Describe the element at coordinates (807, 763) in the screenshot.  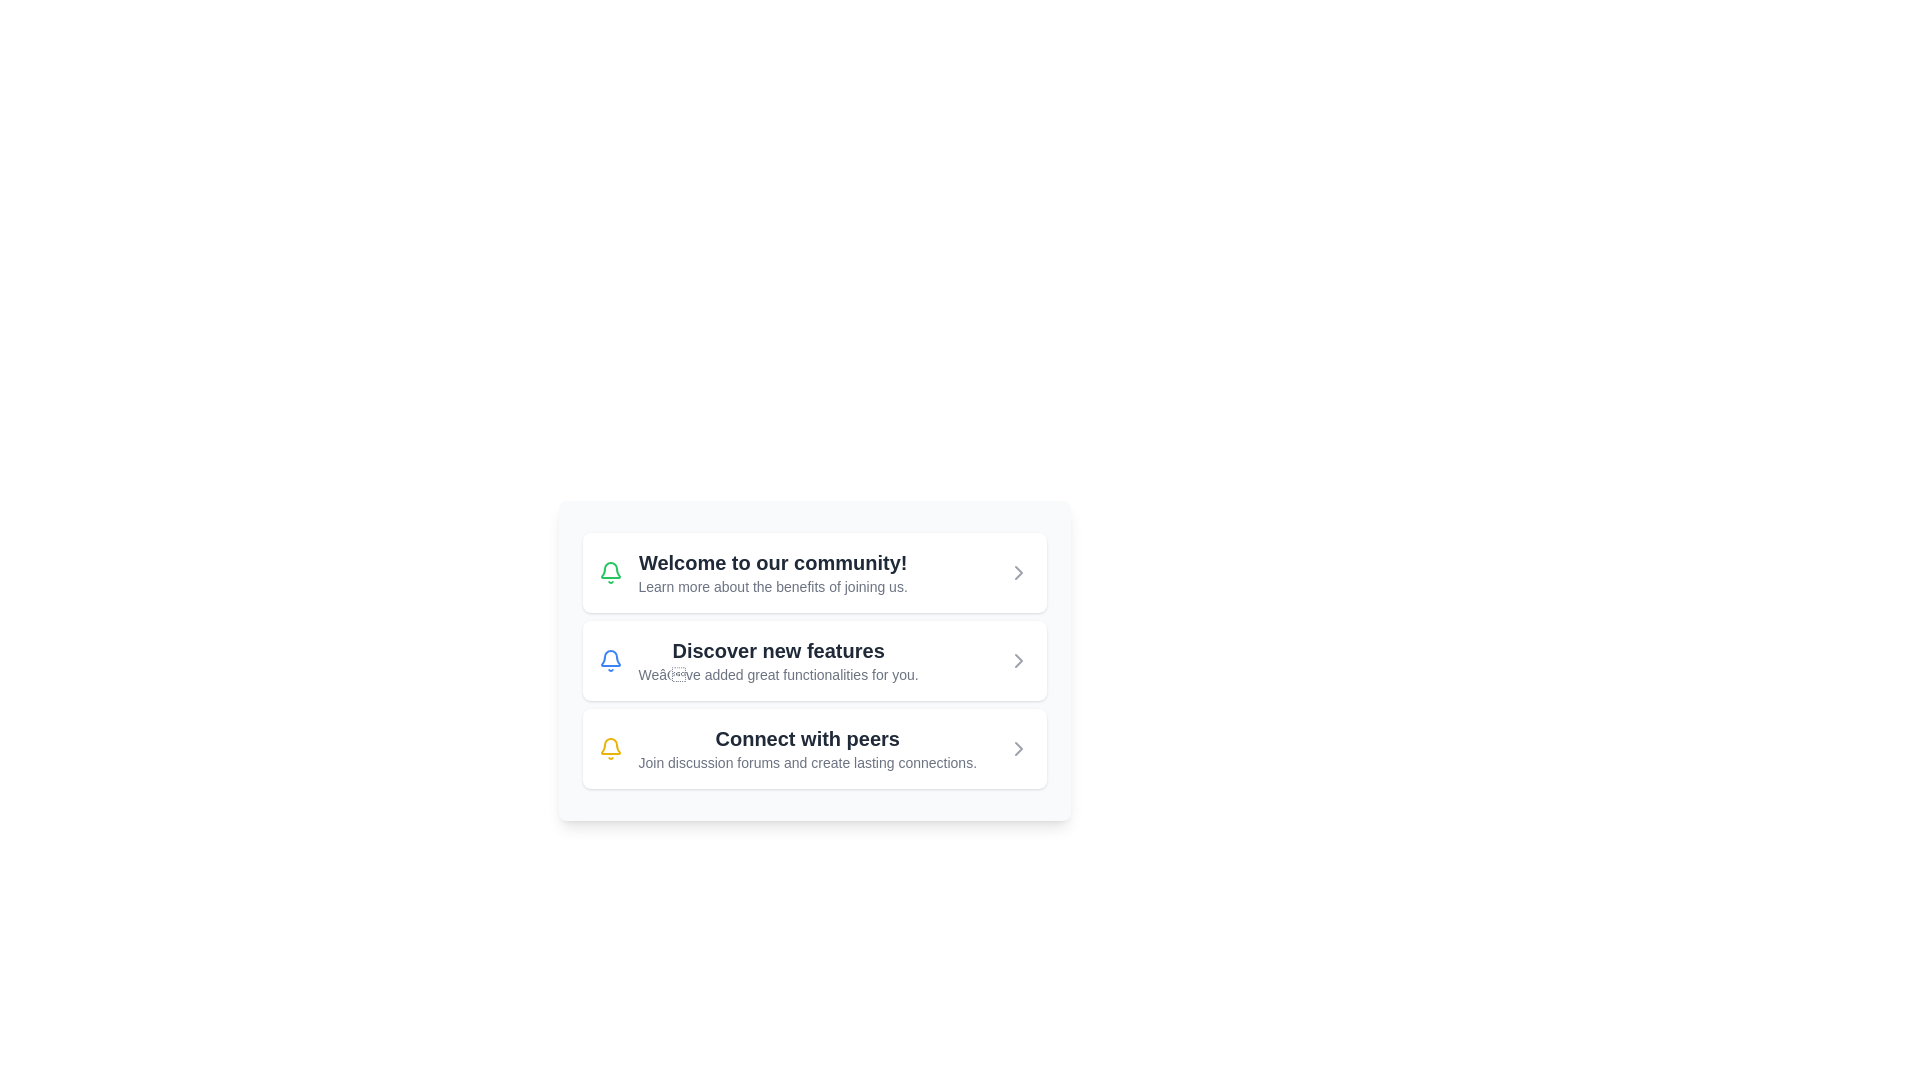
I see `the text block reading 'Join discussion forums and create lasting connections.' which is located beneath the bold text 'Connect with peers'` at that location.